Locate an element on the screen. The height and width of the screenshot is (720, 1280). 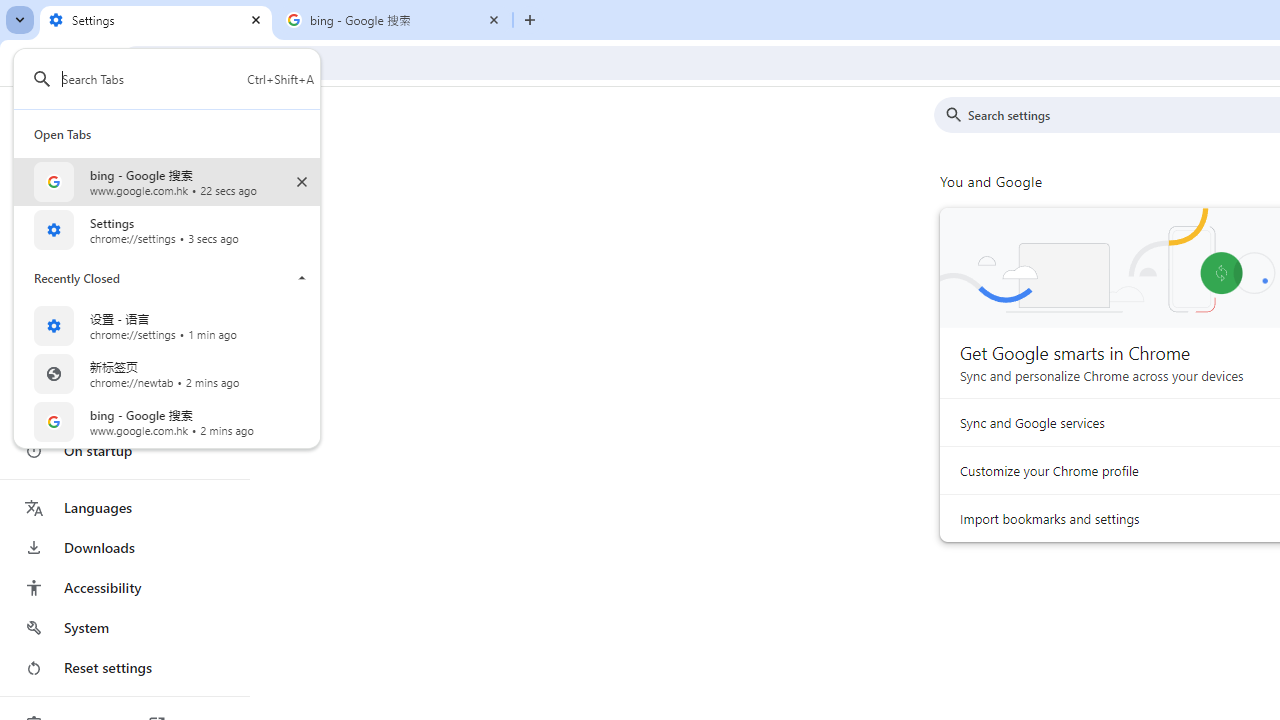
'Downloads' is located at coordinates (123, 547).